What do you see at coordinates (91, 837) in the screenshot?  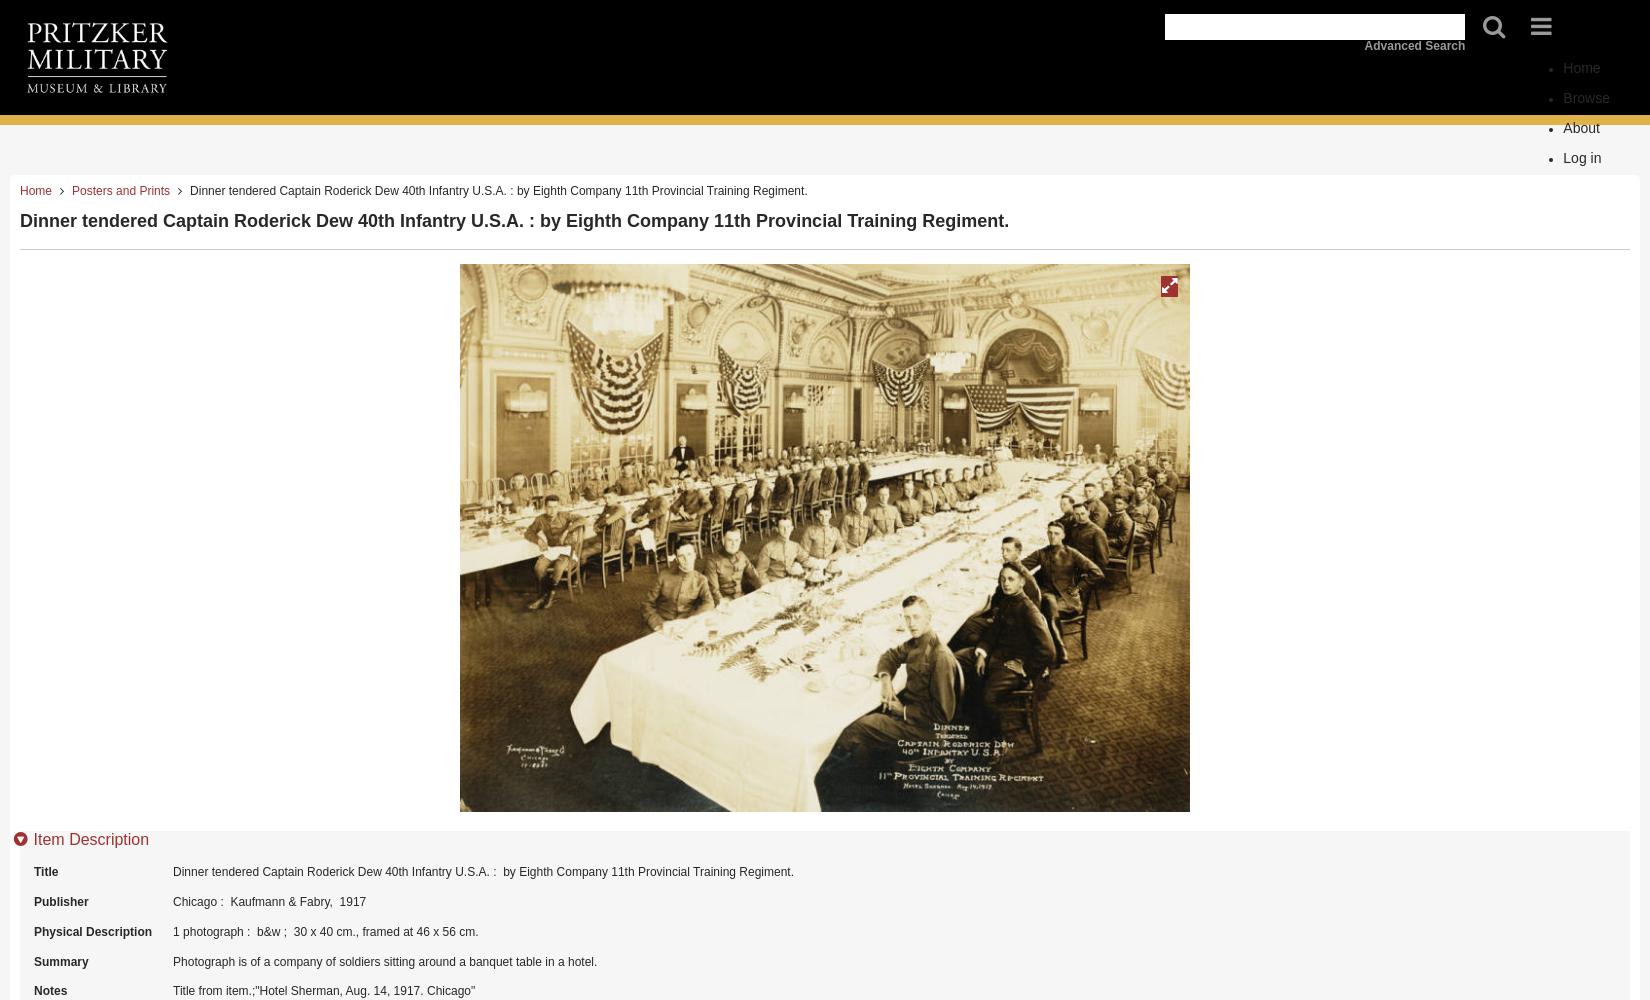 I see `'Item Description'` at bounding box center [91, 837].